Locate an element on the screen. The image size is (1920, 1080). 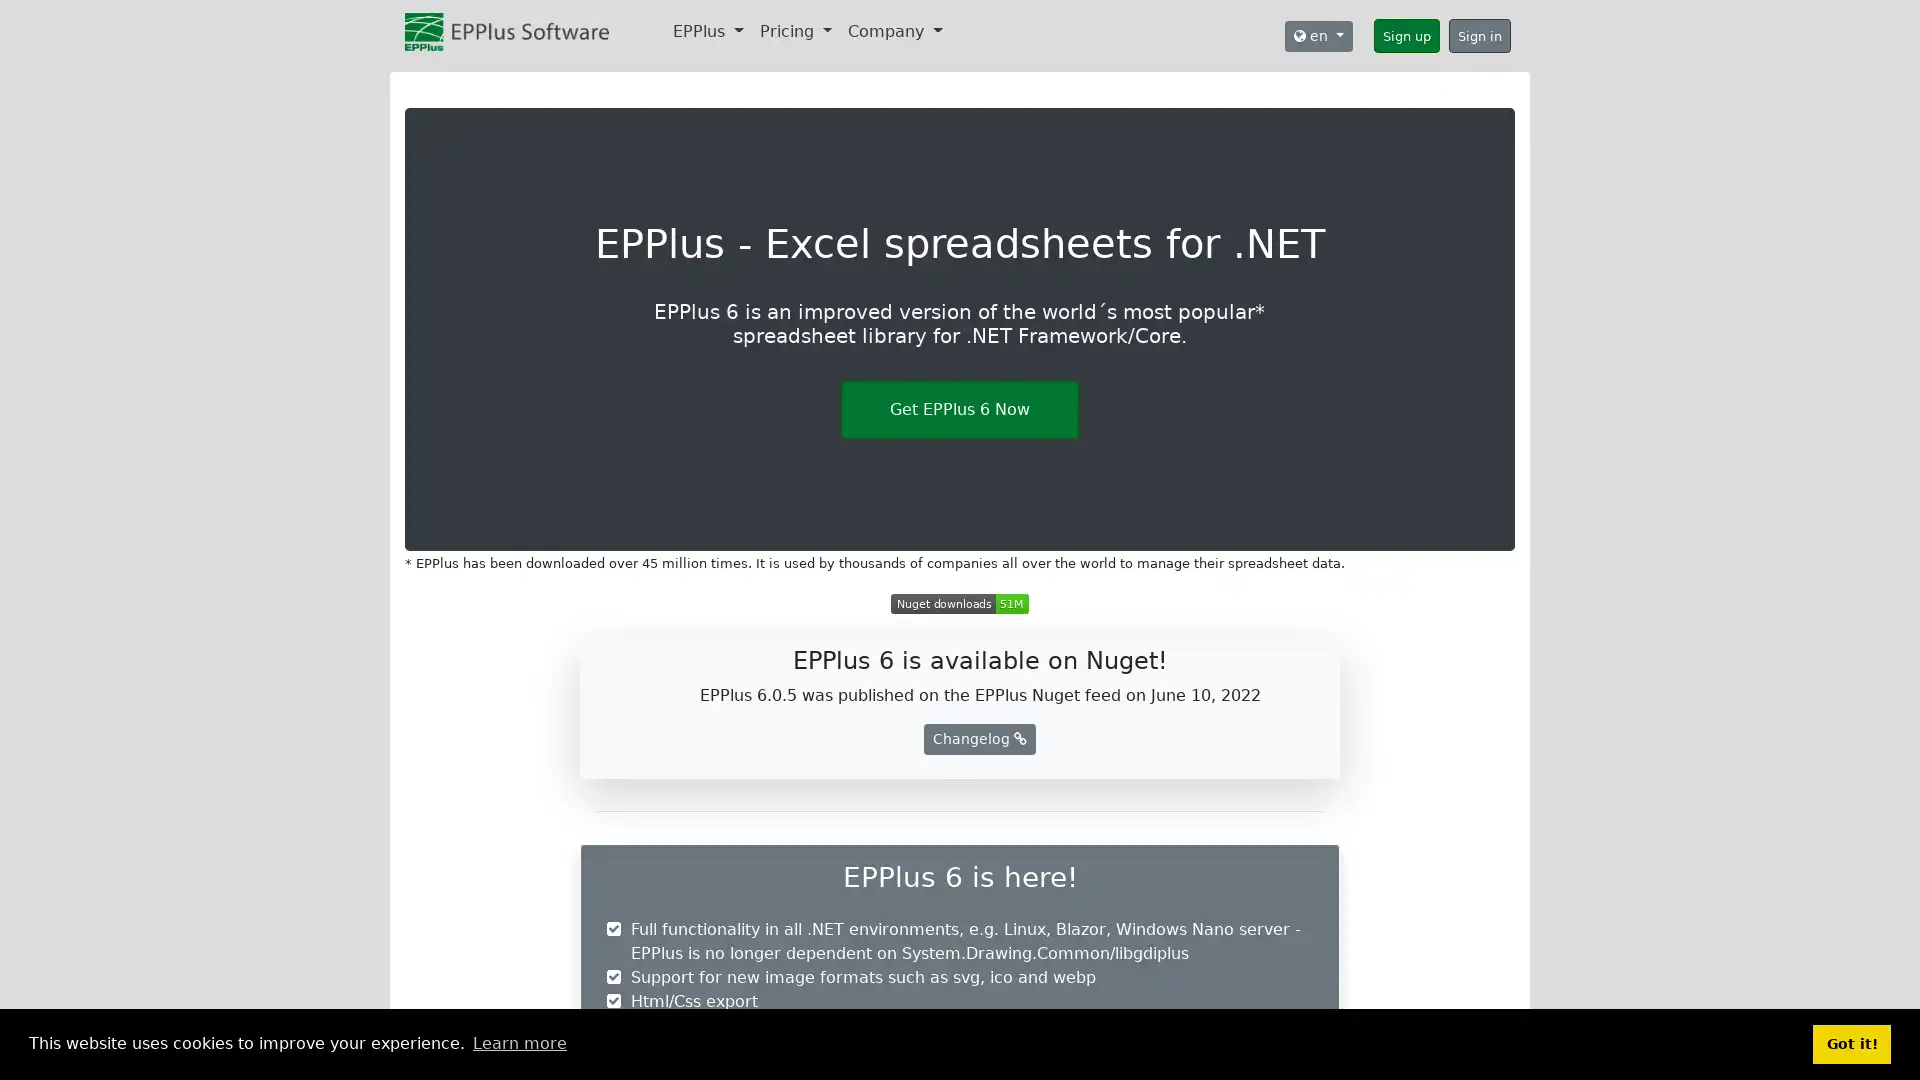
dismiss cookie message is located at coordinates (1851, 1043).